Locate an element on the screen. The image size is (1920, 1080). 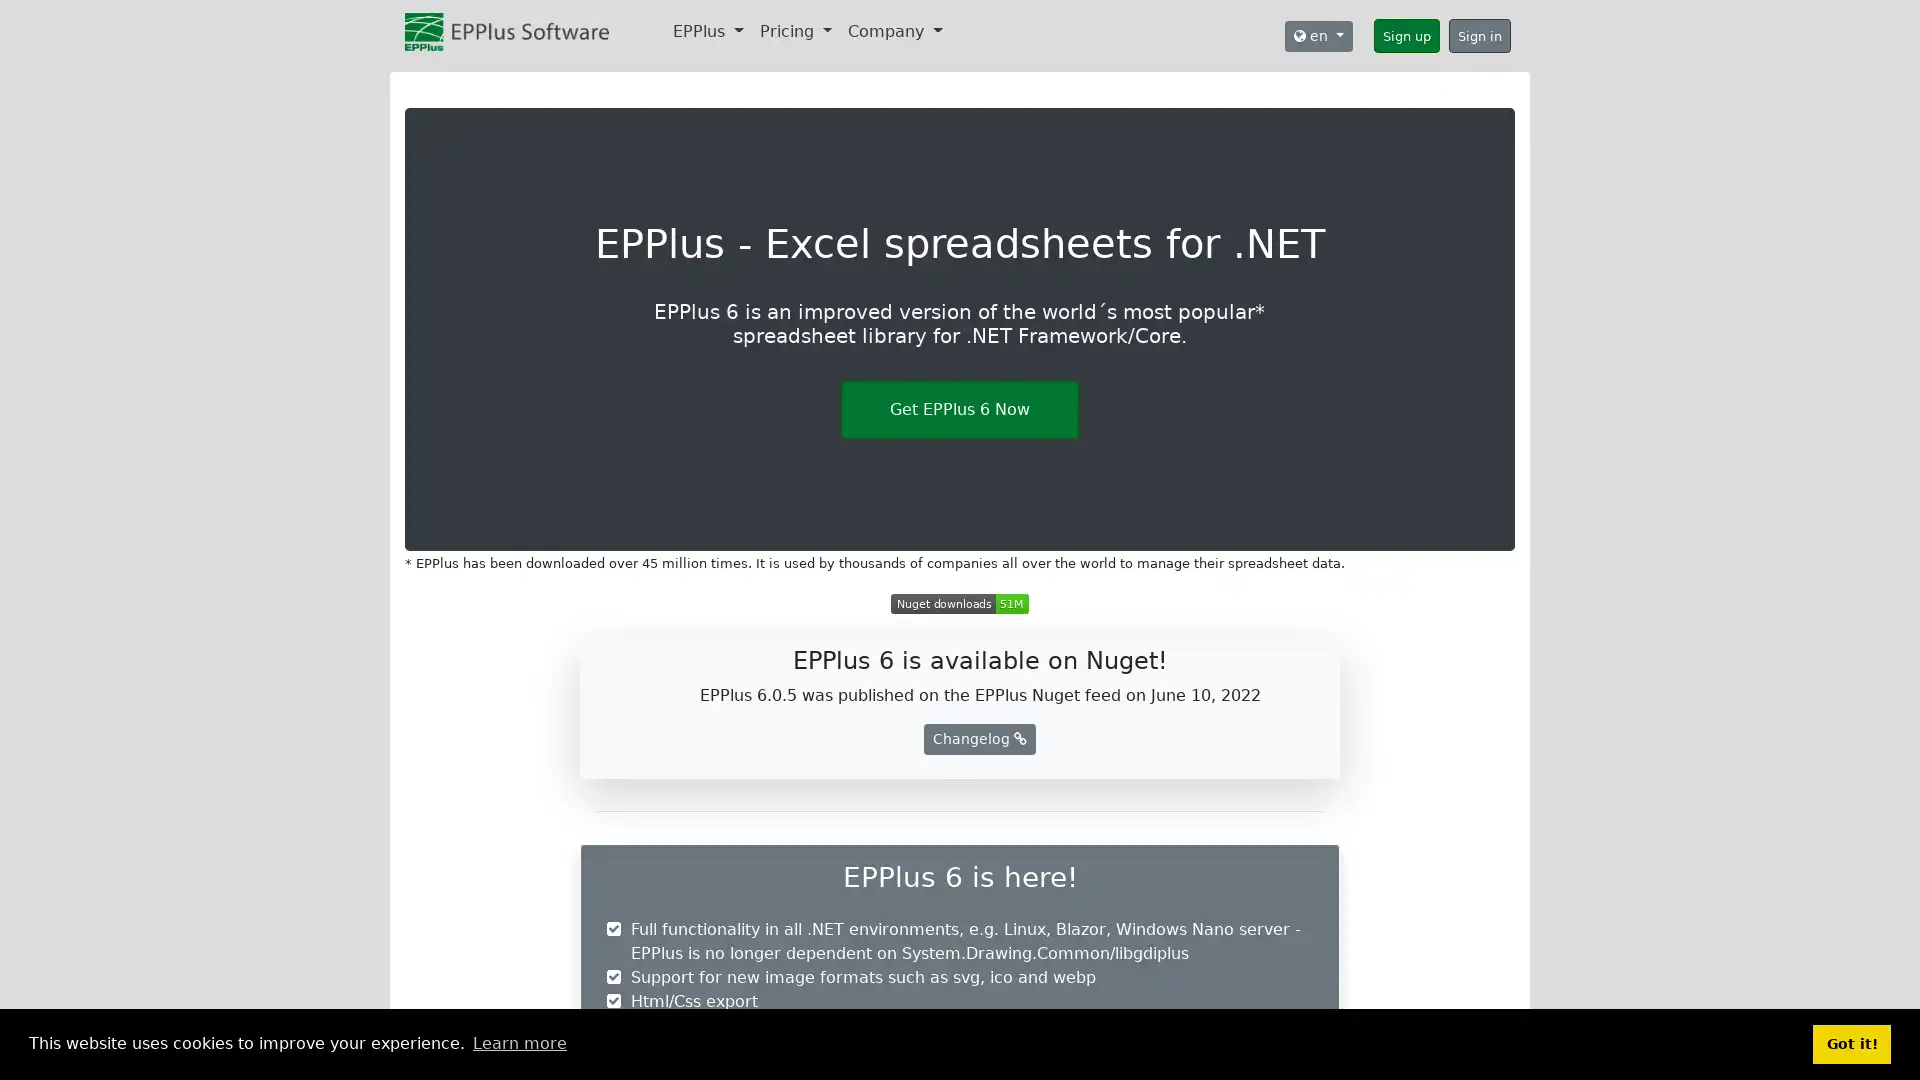
dismiss cookie message is located at coordinates (1851, 1043).